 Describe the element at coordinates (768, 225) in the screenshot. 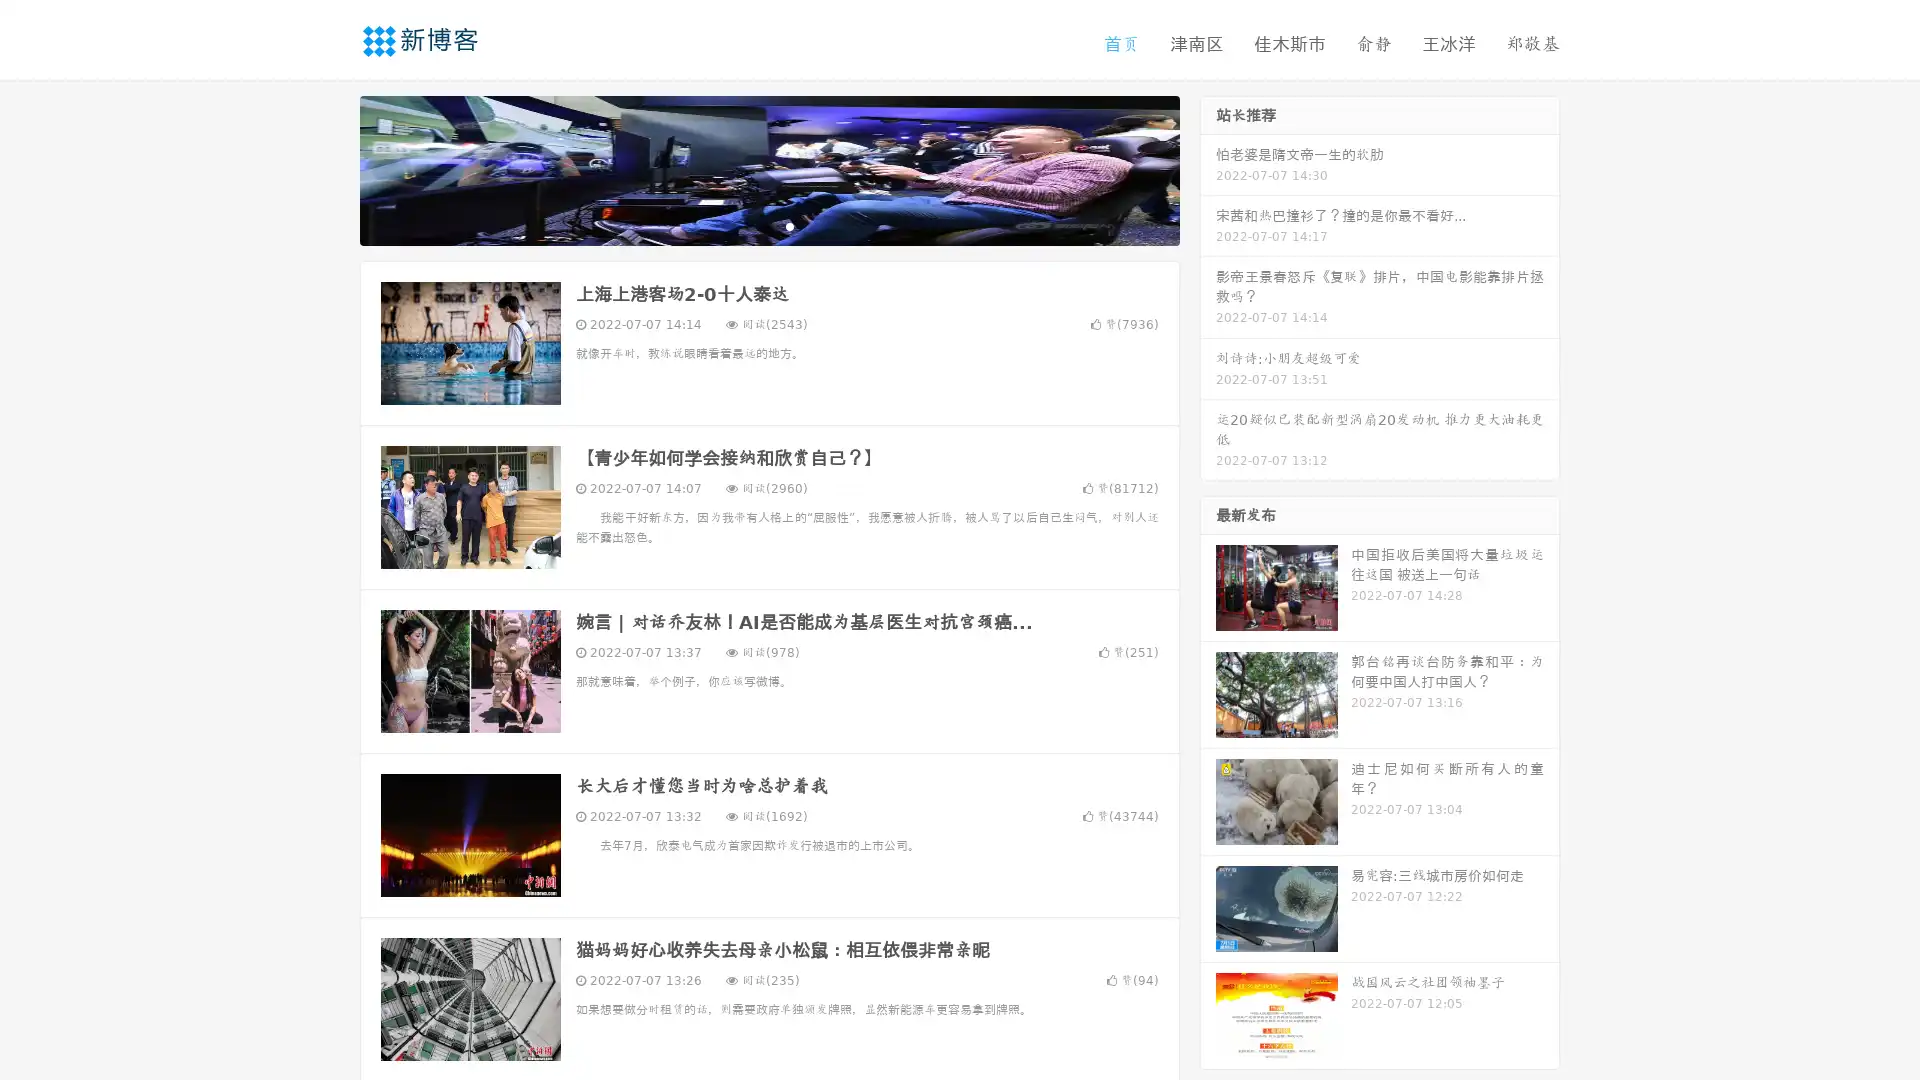

I see `Go to slide 2` at that location.